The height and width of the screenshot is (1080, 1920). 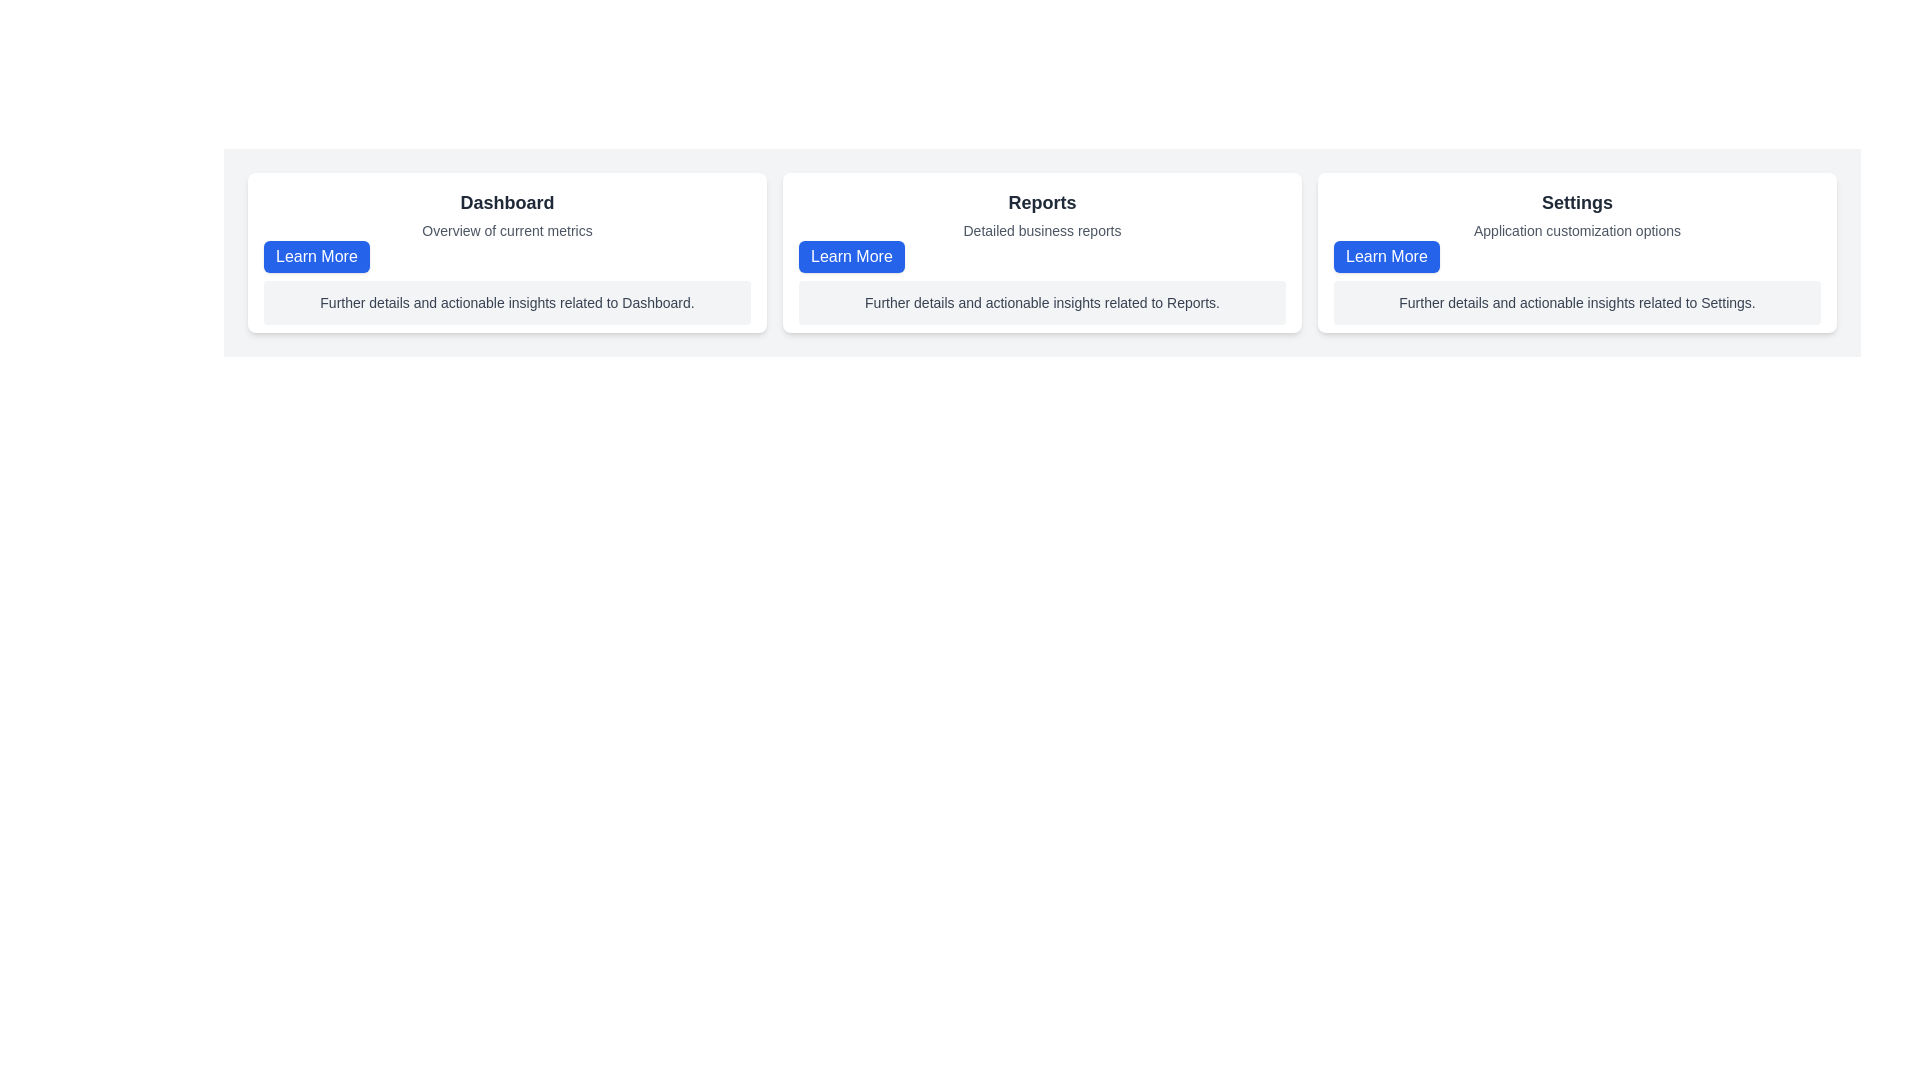 What do you see at coordinates (1576, 203) in the screenshot?
I see `text of the header label located in the third column of the three-panel layout, positioned above the descriptive text 'Application customization options'` at bounding box center [1576, 203].